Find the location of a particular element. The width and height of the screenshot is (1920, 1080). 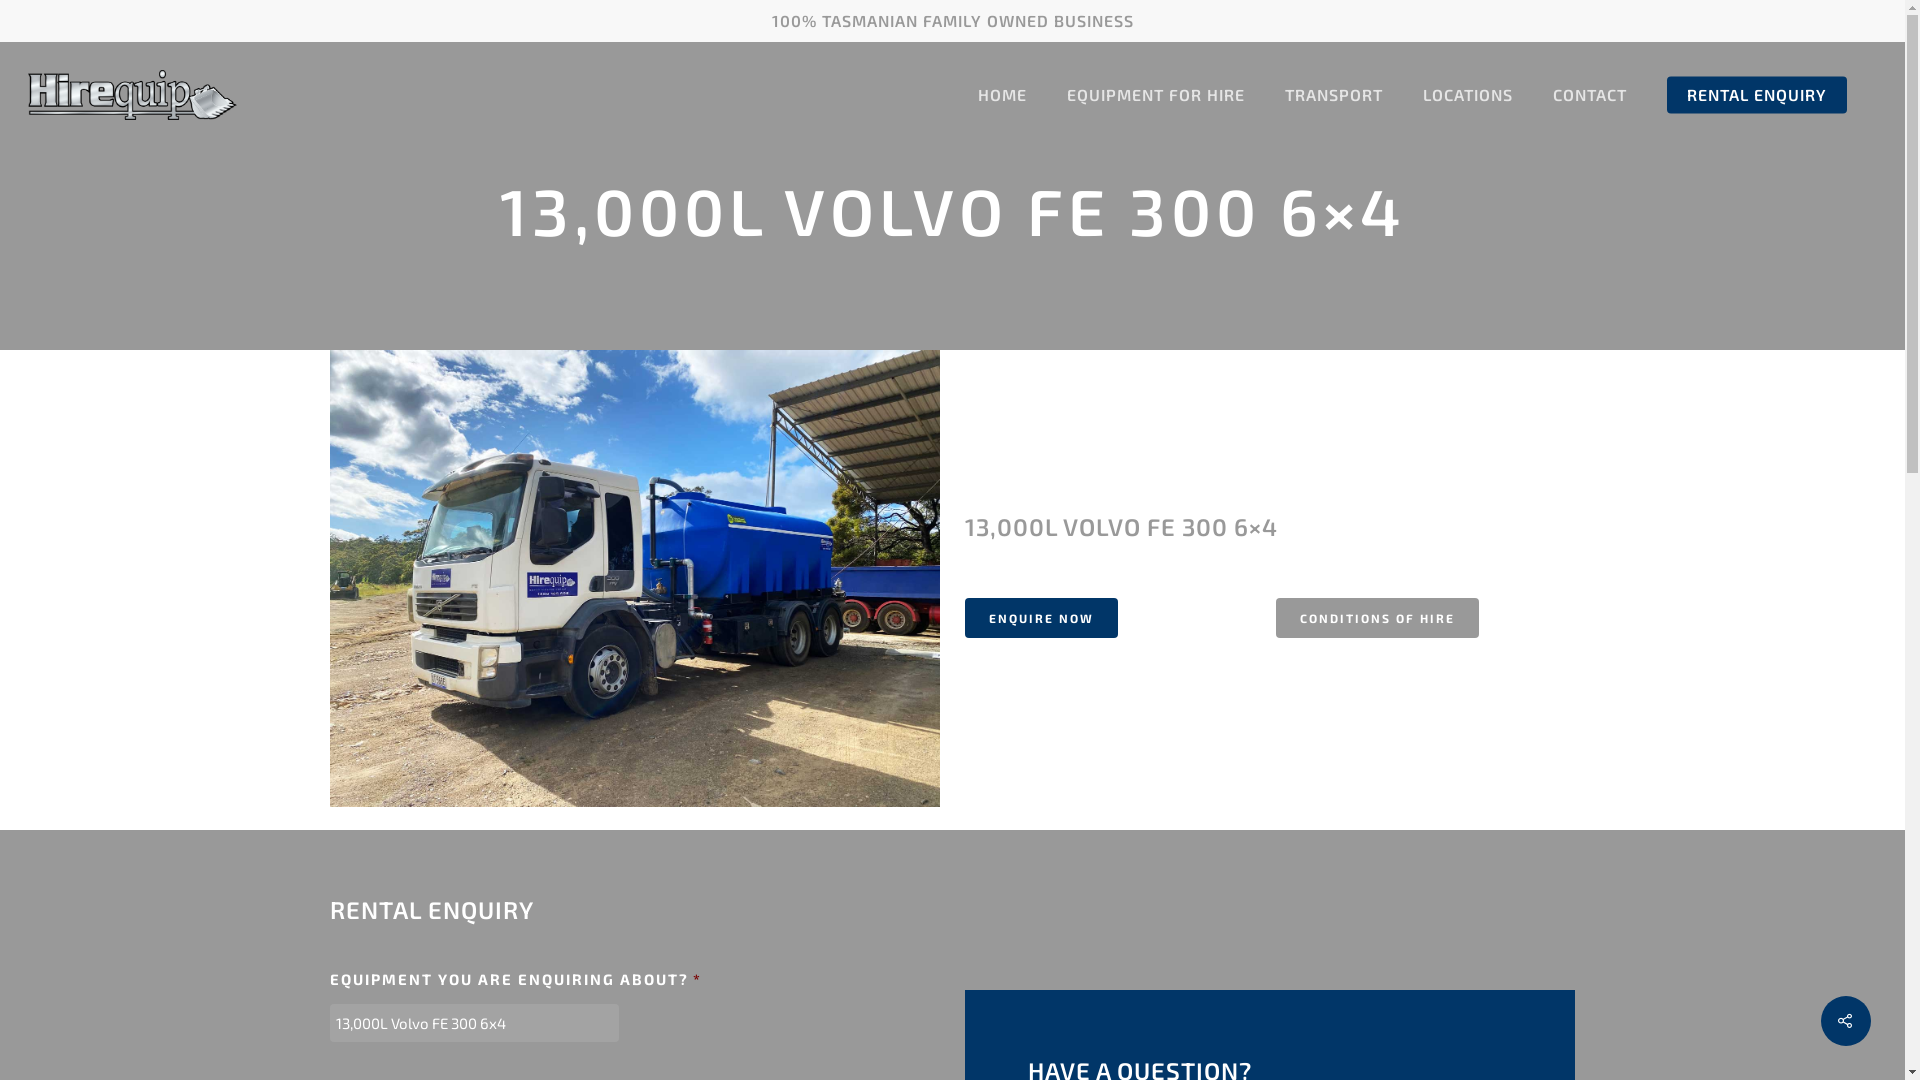

'RENTAL ENQUIRY' is located at coordinates (1666, 95).